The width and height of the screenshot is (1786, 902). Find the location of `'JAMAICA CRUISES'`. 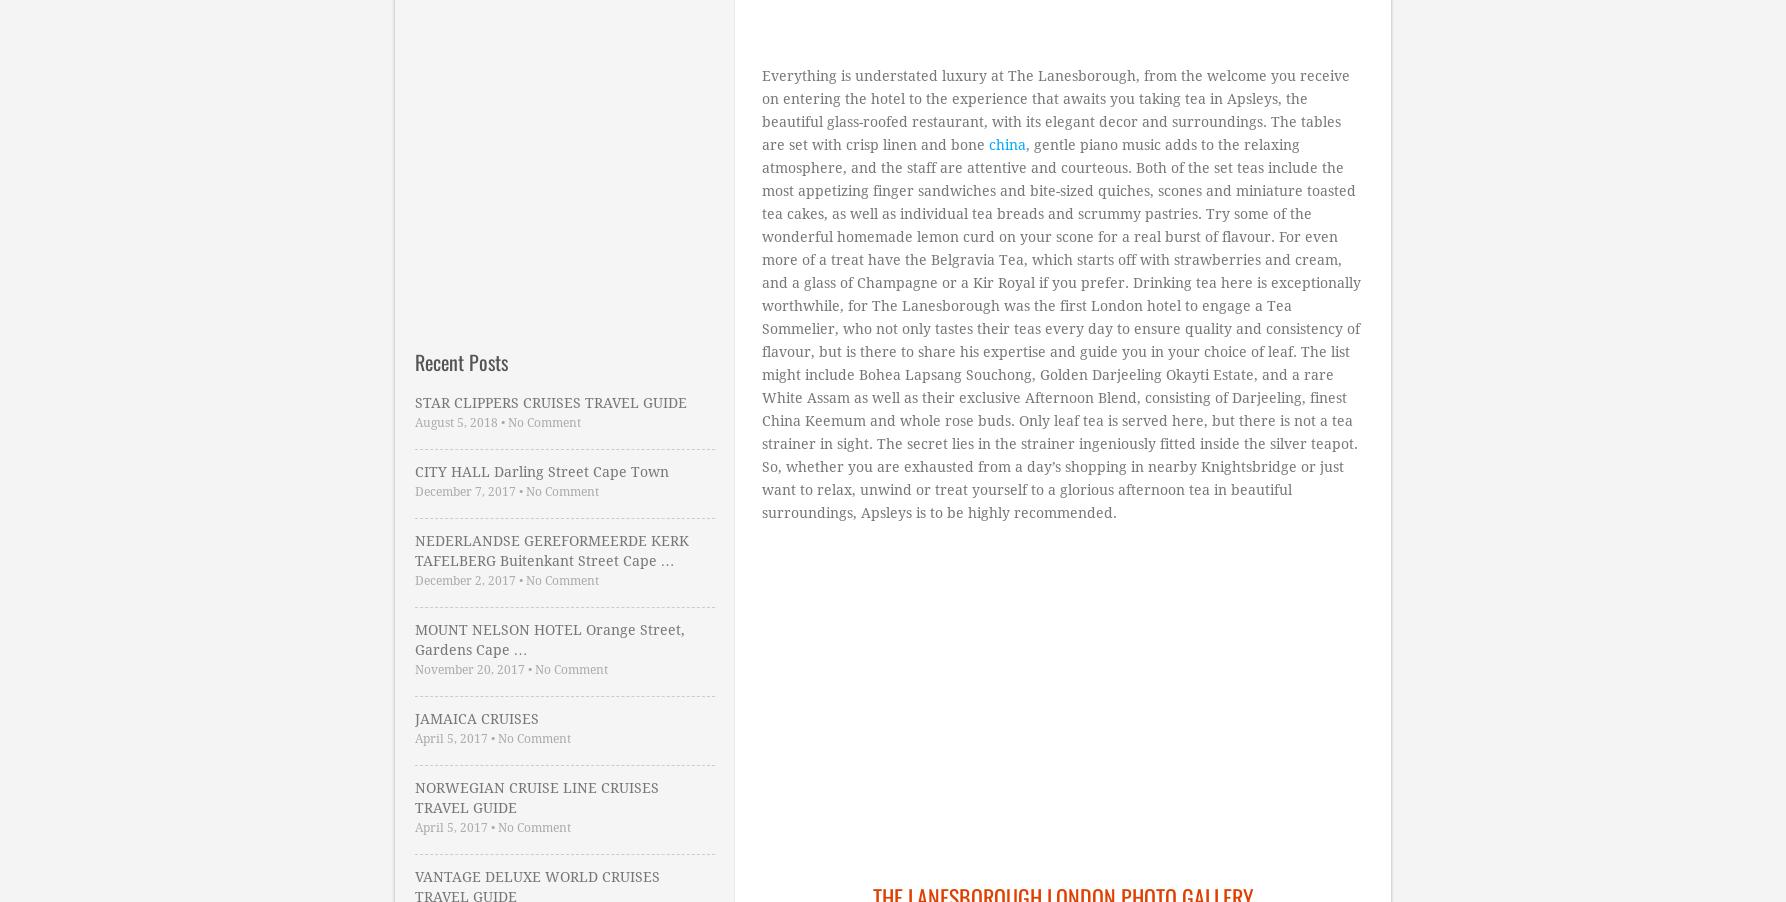

'JAMAICA CRUISES' is located at coordinates (474, 718).